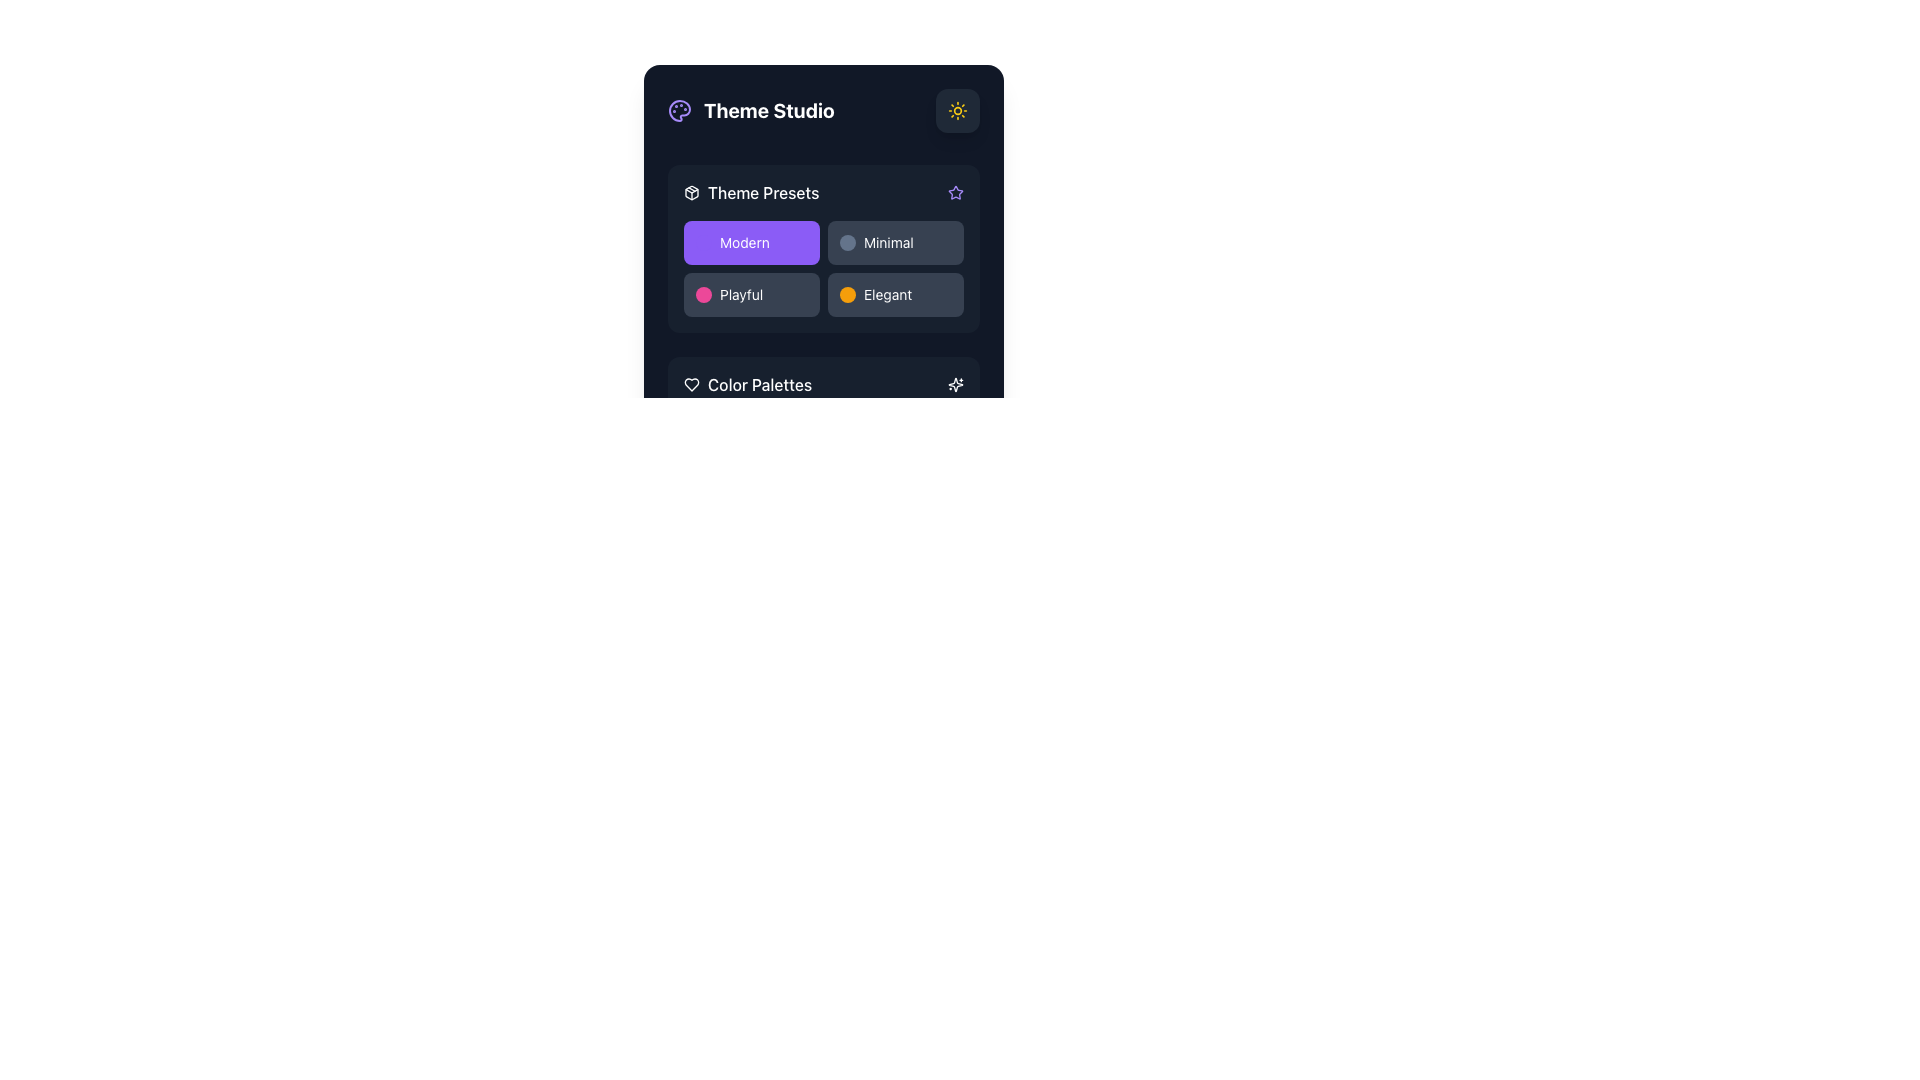 Image resolution: width=1920 pixels, height=1080 pixels. What do you see at coordinates (957, 111) in the screenshot?
I see `the animation of the sun symbol icon located in the top-right of the interface, which serves as a visual indicator for theme or mode toggle` at bounding box center [957, 111].